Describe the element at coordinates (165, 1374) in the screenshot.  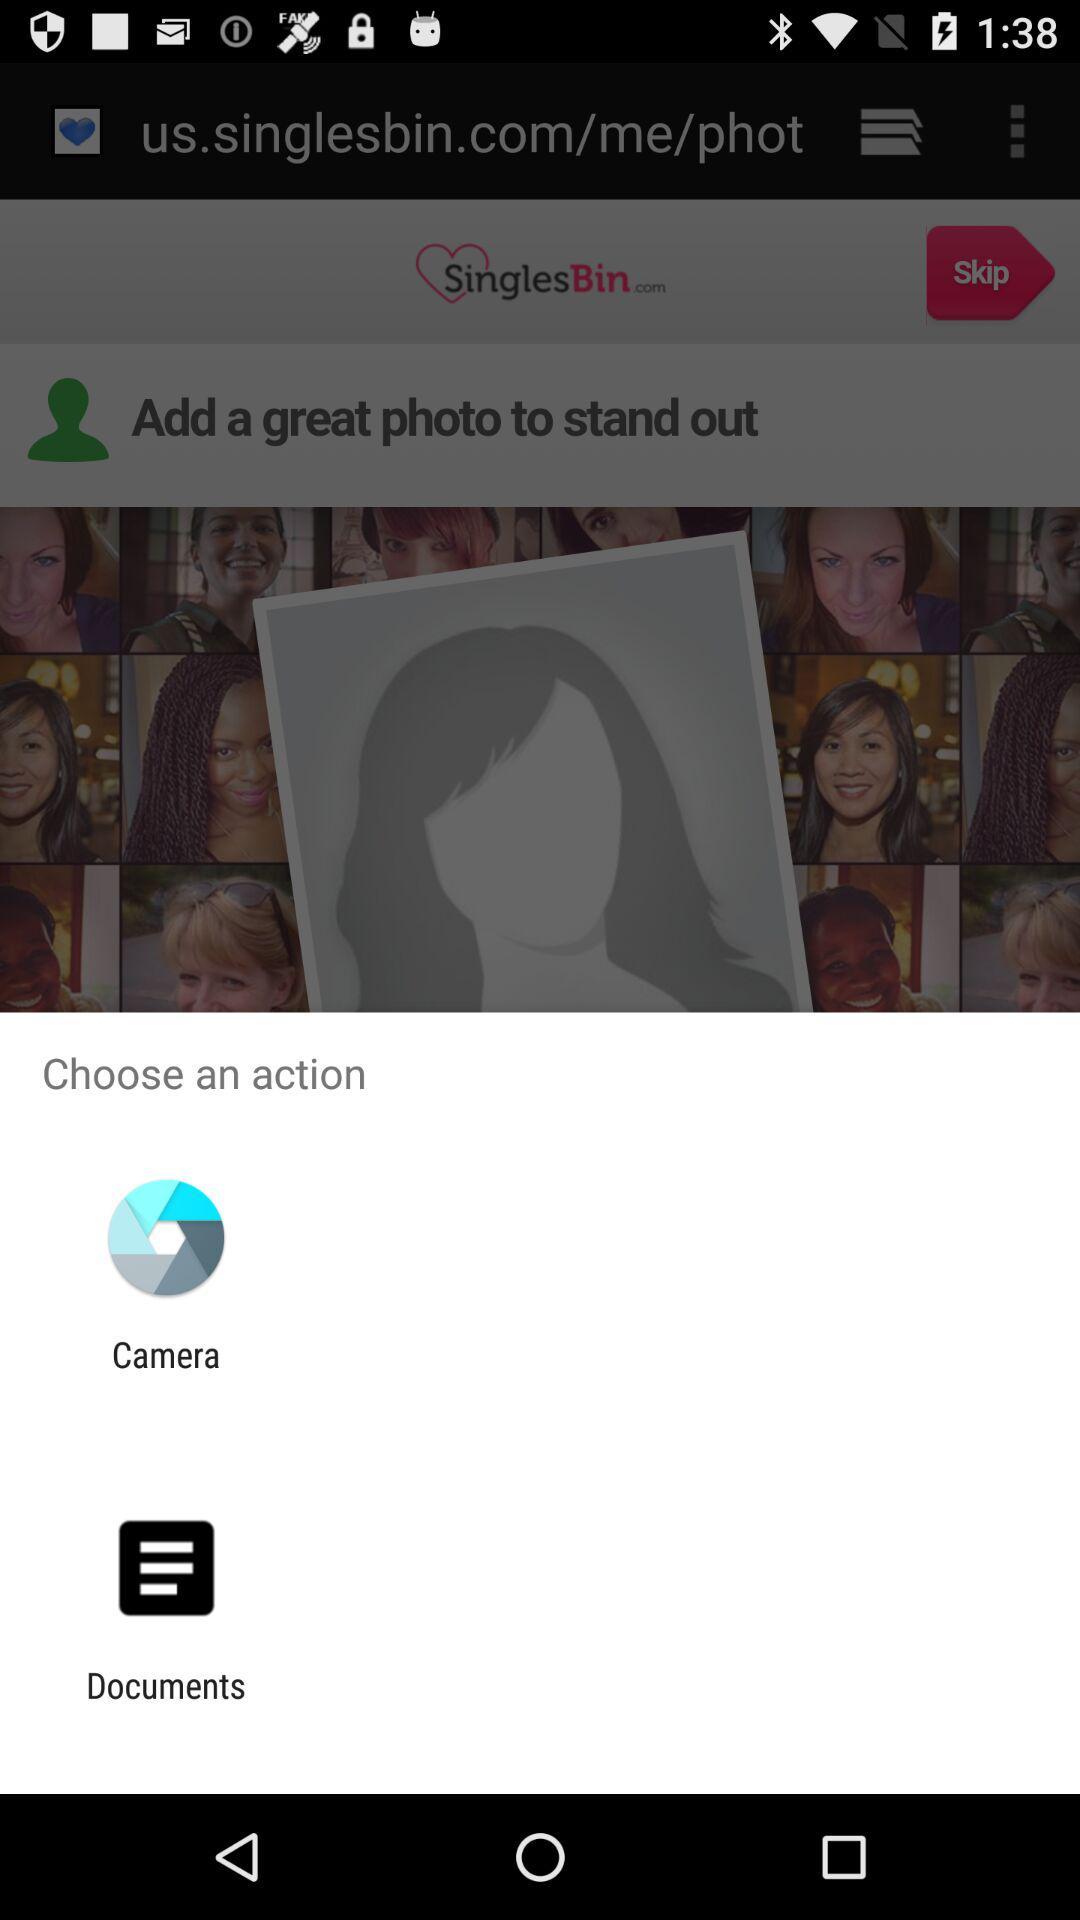
I see `camera app` at that location.